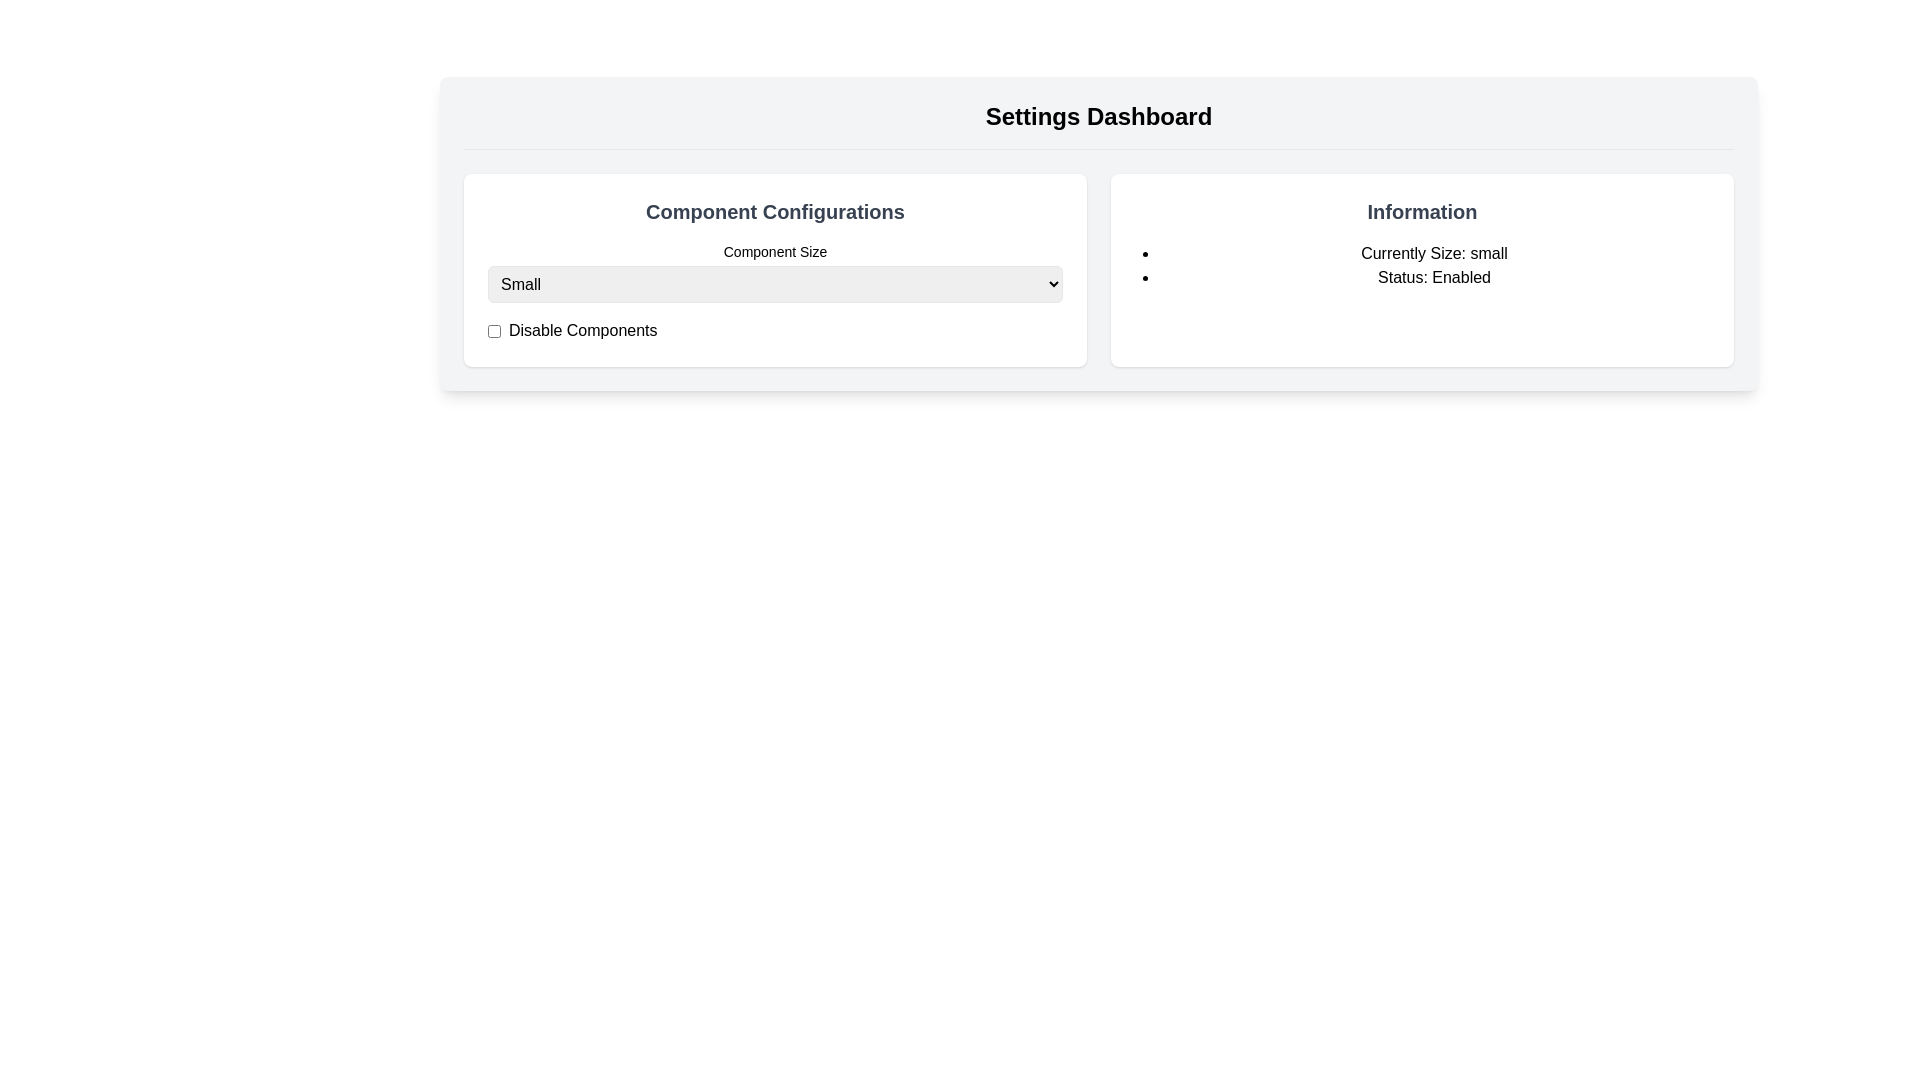  Describe the element at coordinates (1433, 253) in the screenshot. I see `the static text label that reads 'Currently Size: small', located under the header 'Information' in the right section of the interface` at that location.